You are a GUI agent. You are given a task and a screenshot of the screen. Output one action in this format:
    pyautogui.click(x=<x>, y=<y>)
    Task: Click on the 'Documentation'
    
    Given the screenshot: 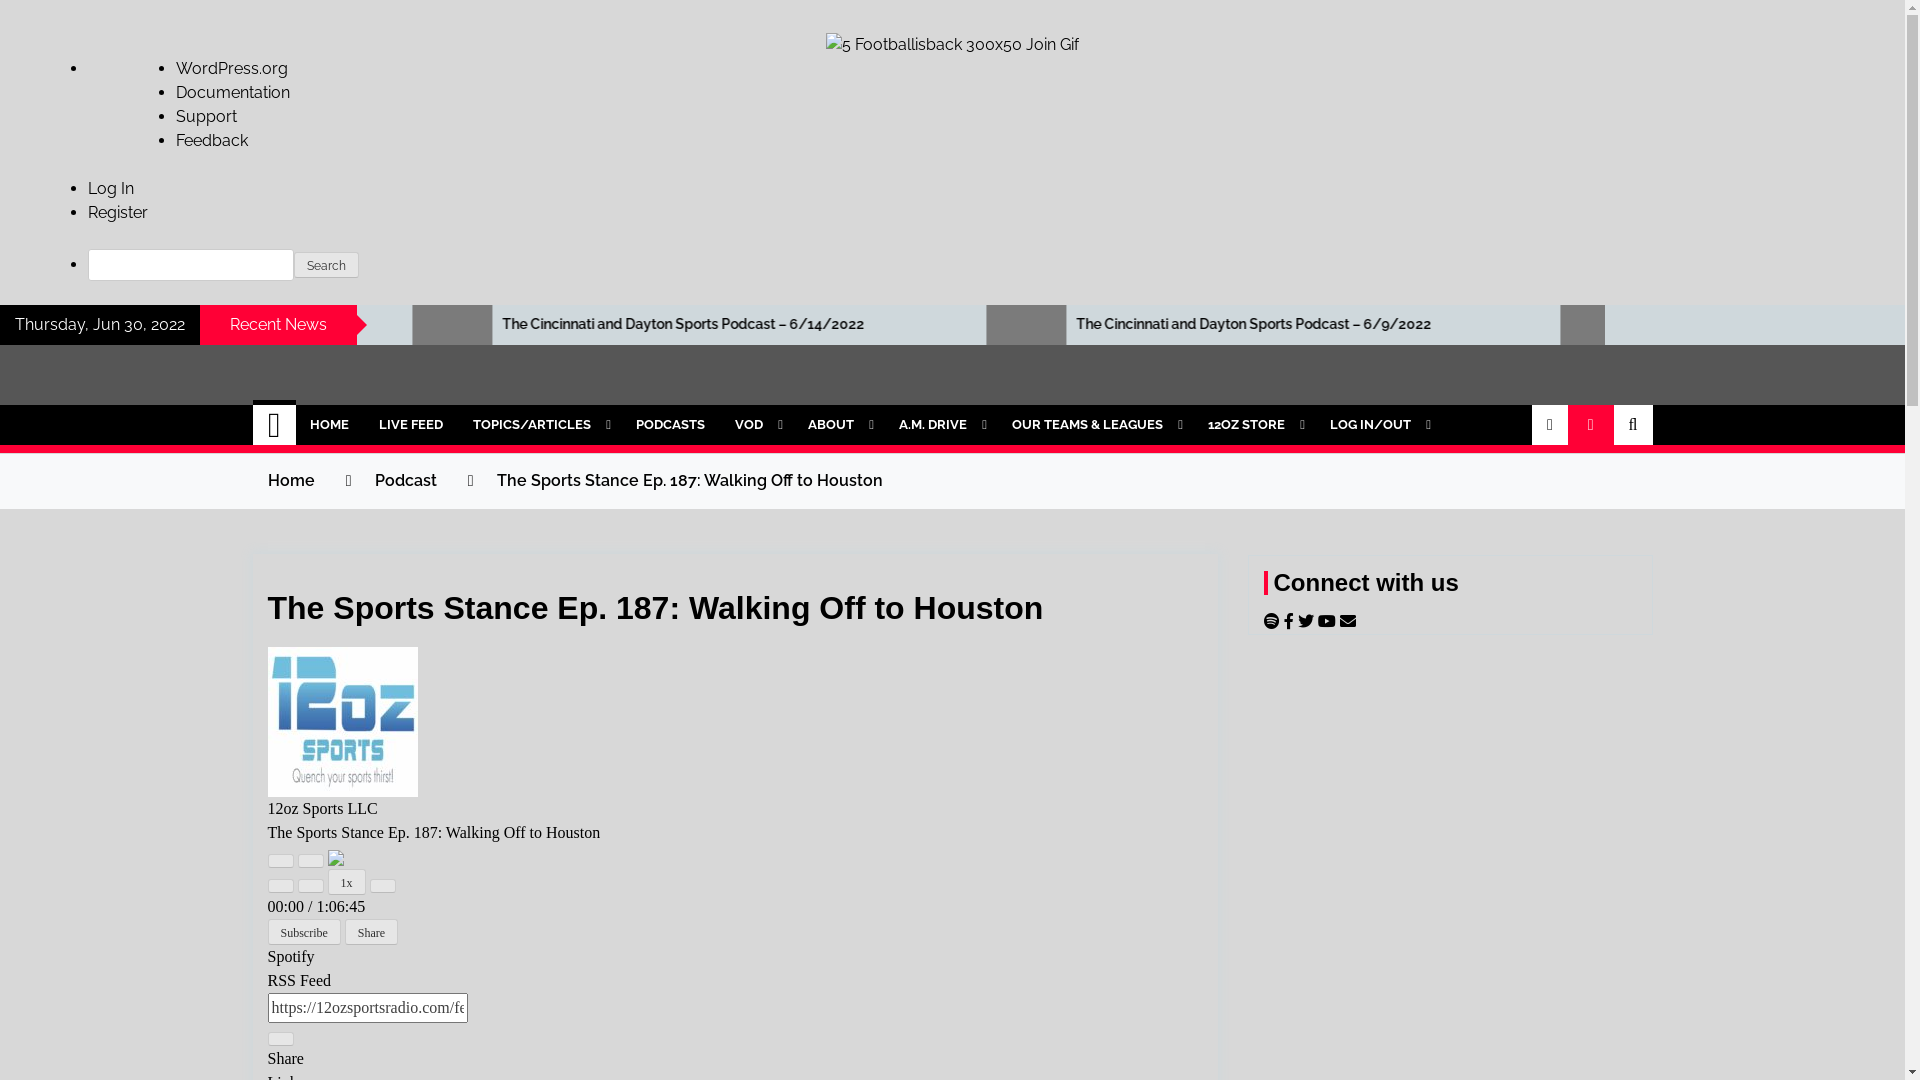 What is the action you would take?
    pyautogui.click(x=233, y=92)
    